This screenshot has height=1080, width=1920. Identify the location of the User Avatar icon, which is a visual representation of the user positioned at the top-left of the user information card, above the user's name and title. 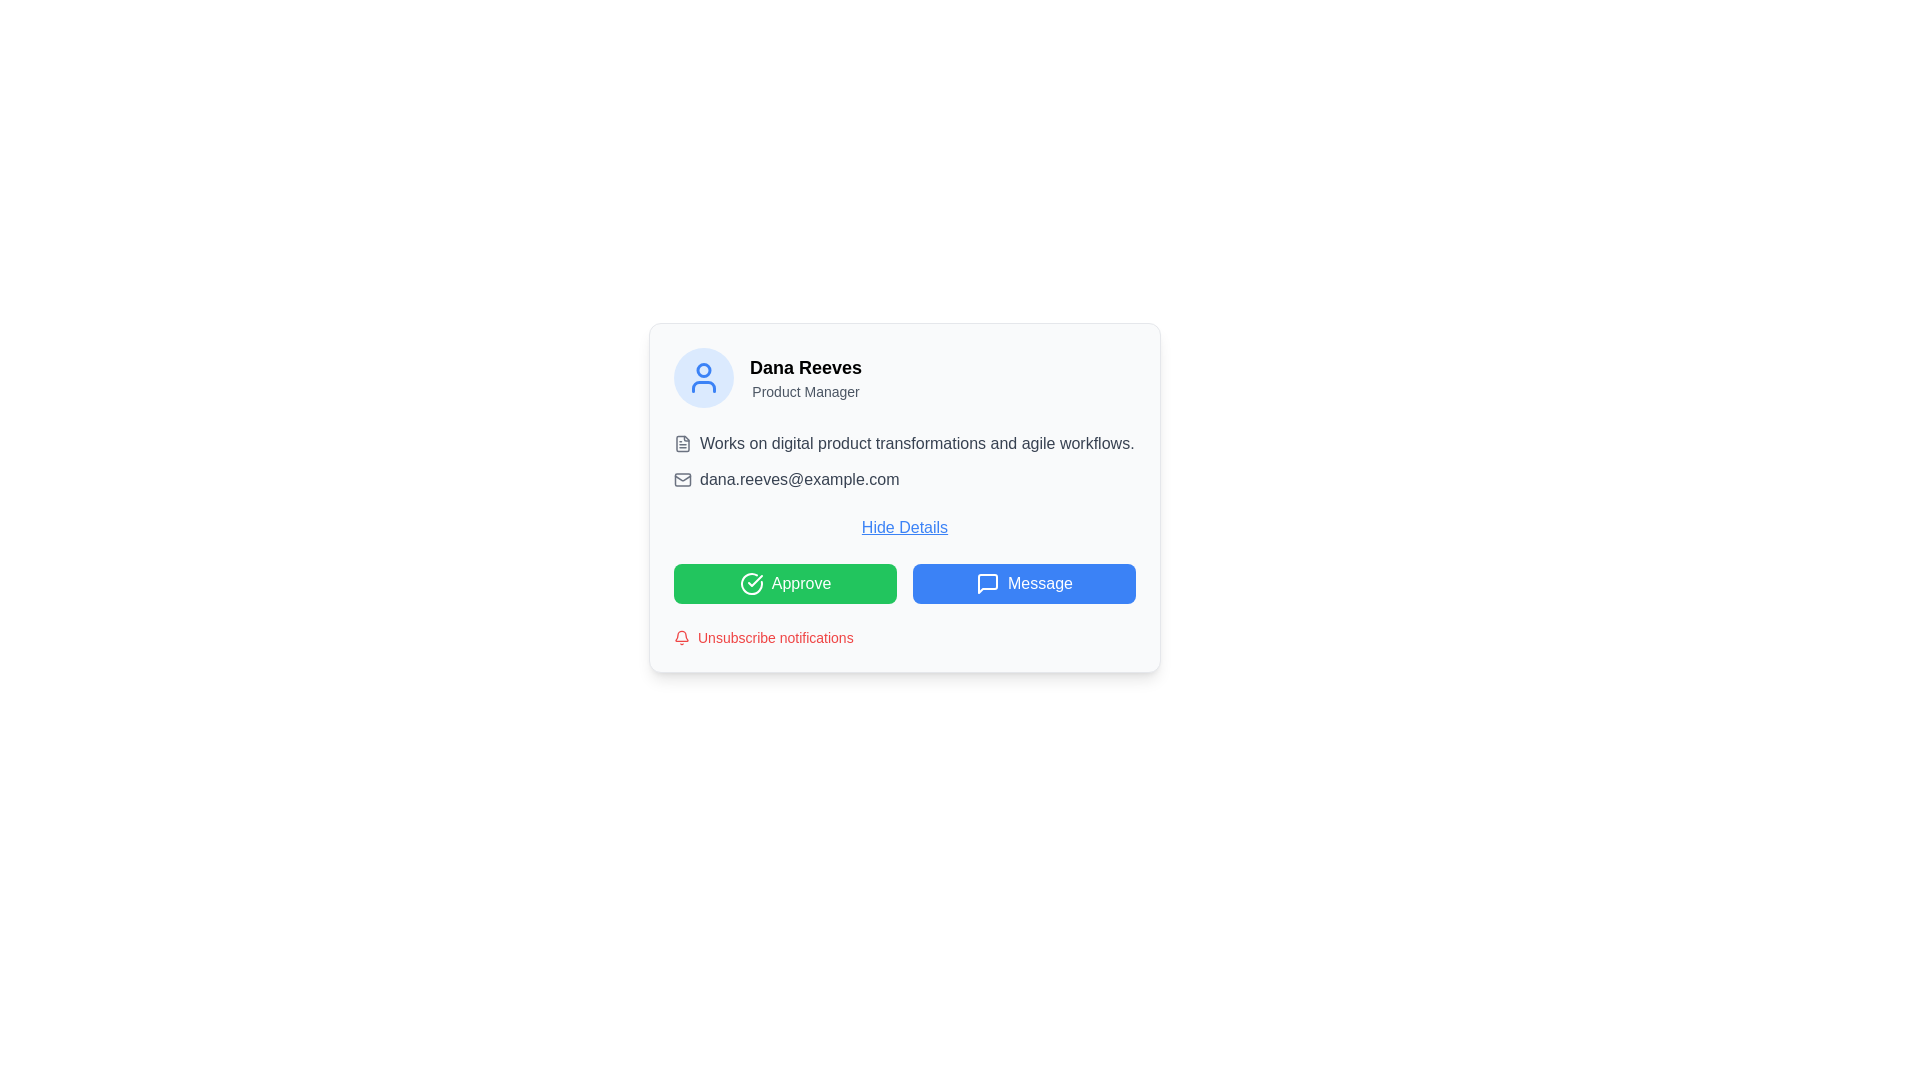
(704, 378).